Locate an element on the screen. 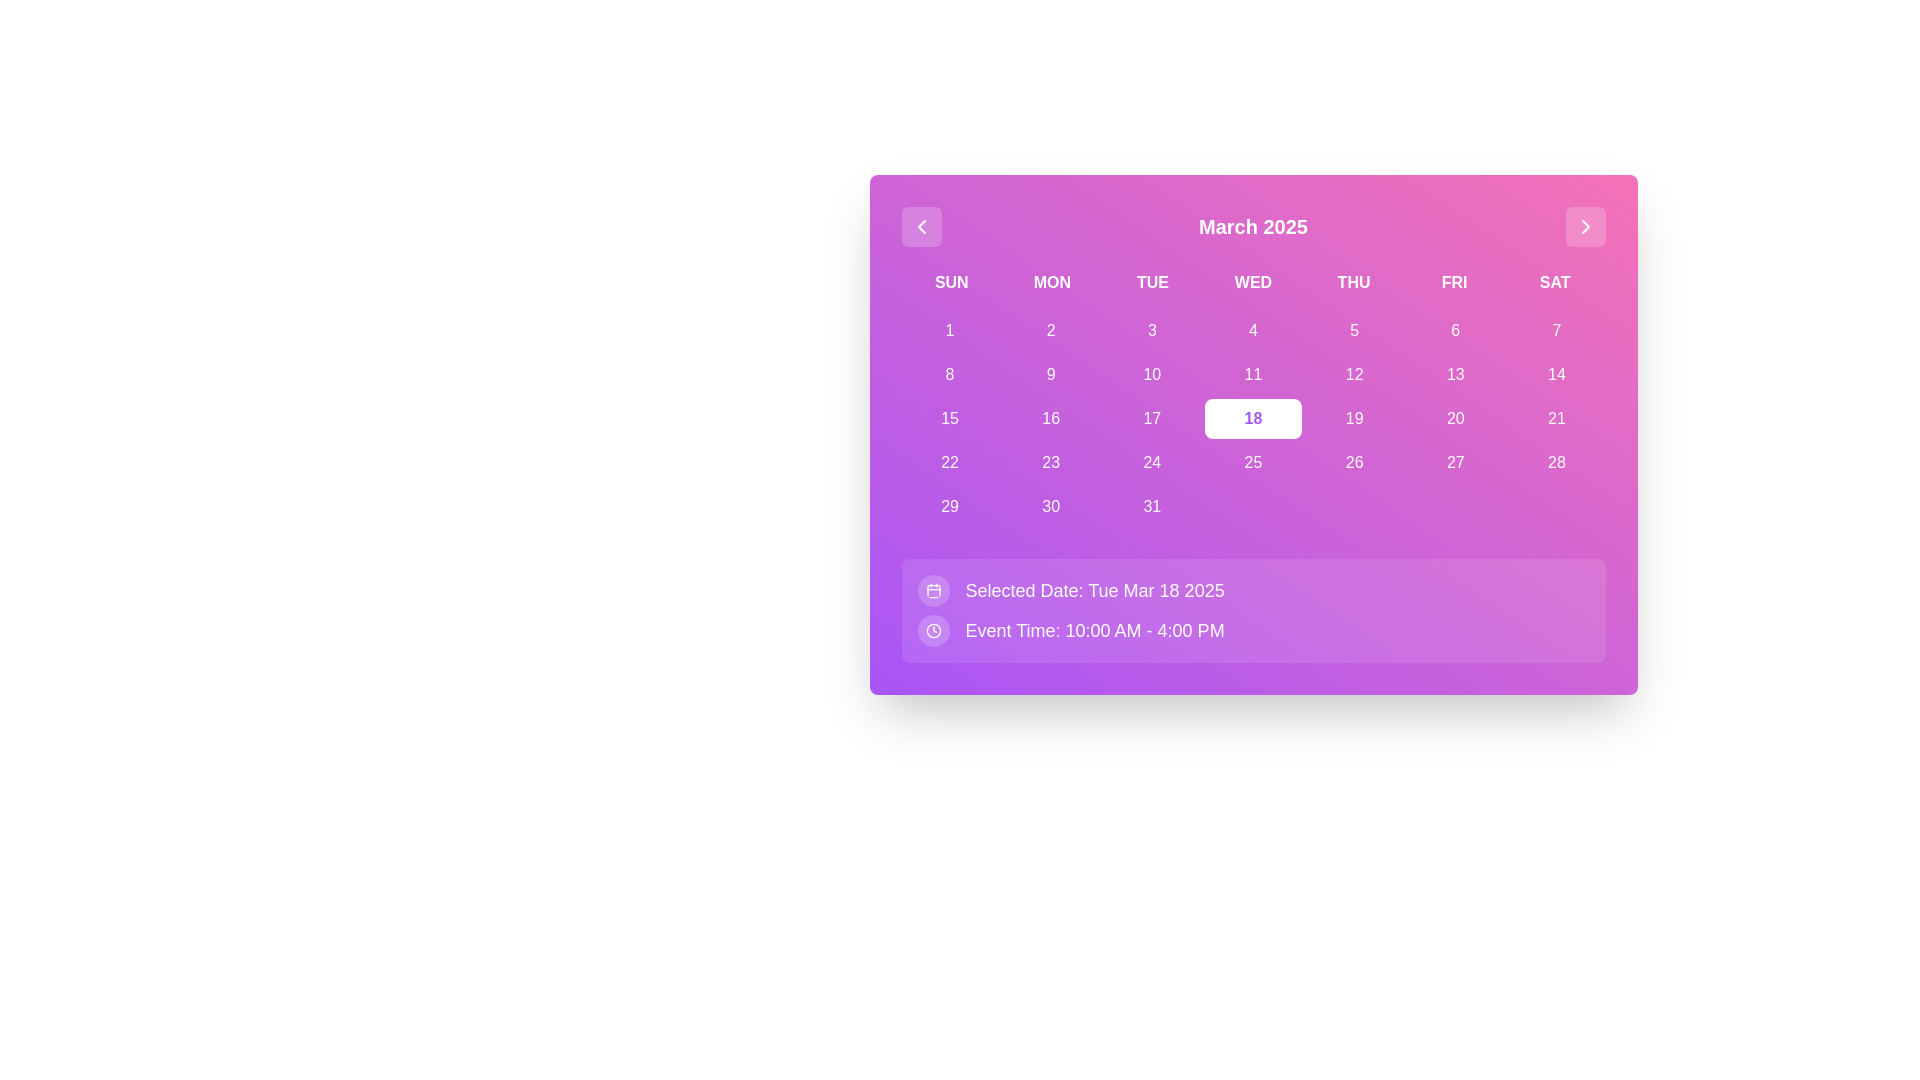  the interactive calendar day selector button located in the fourth row and first column of the calendar grid is located at coordinates (949, 462).